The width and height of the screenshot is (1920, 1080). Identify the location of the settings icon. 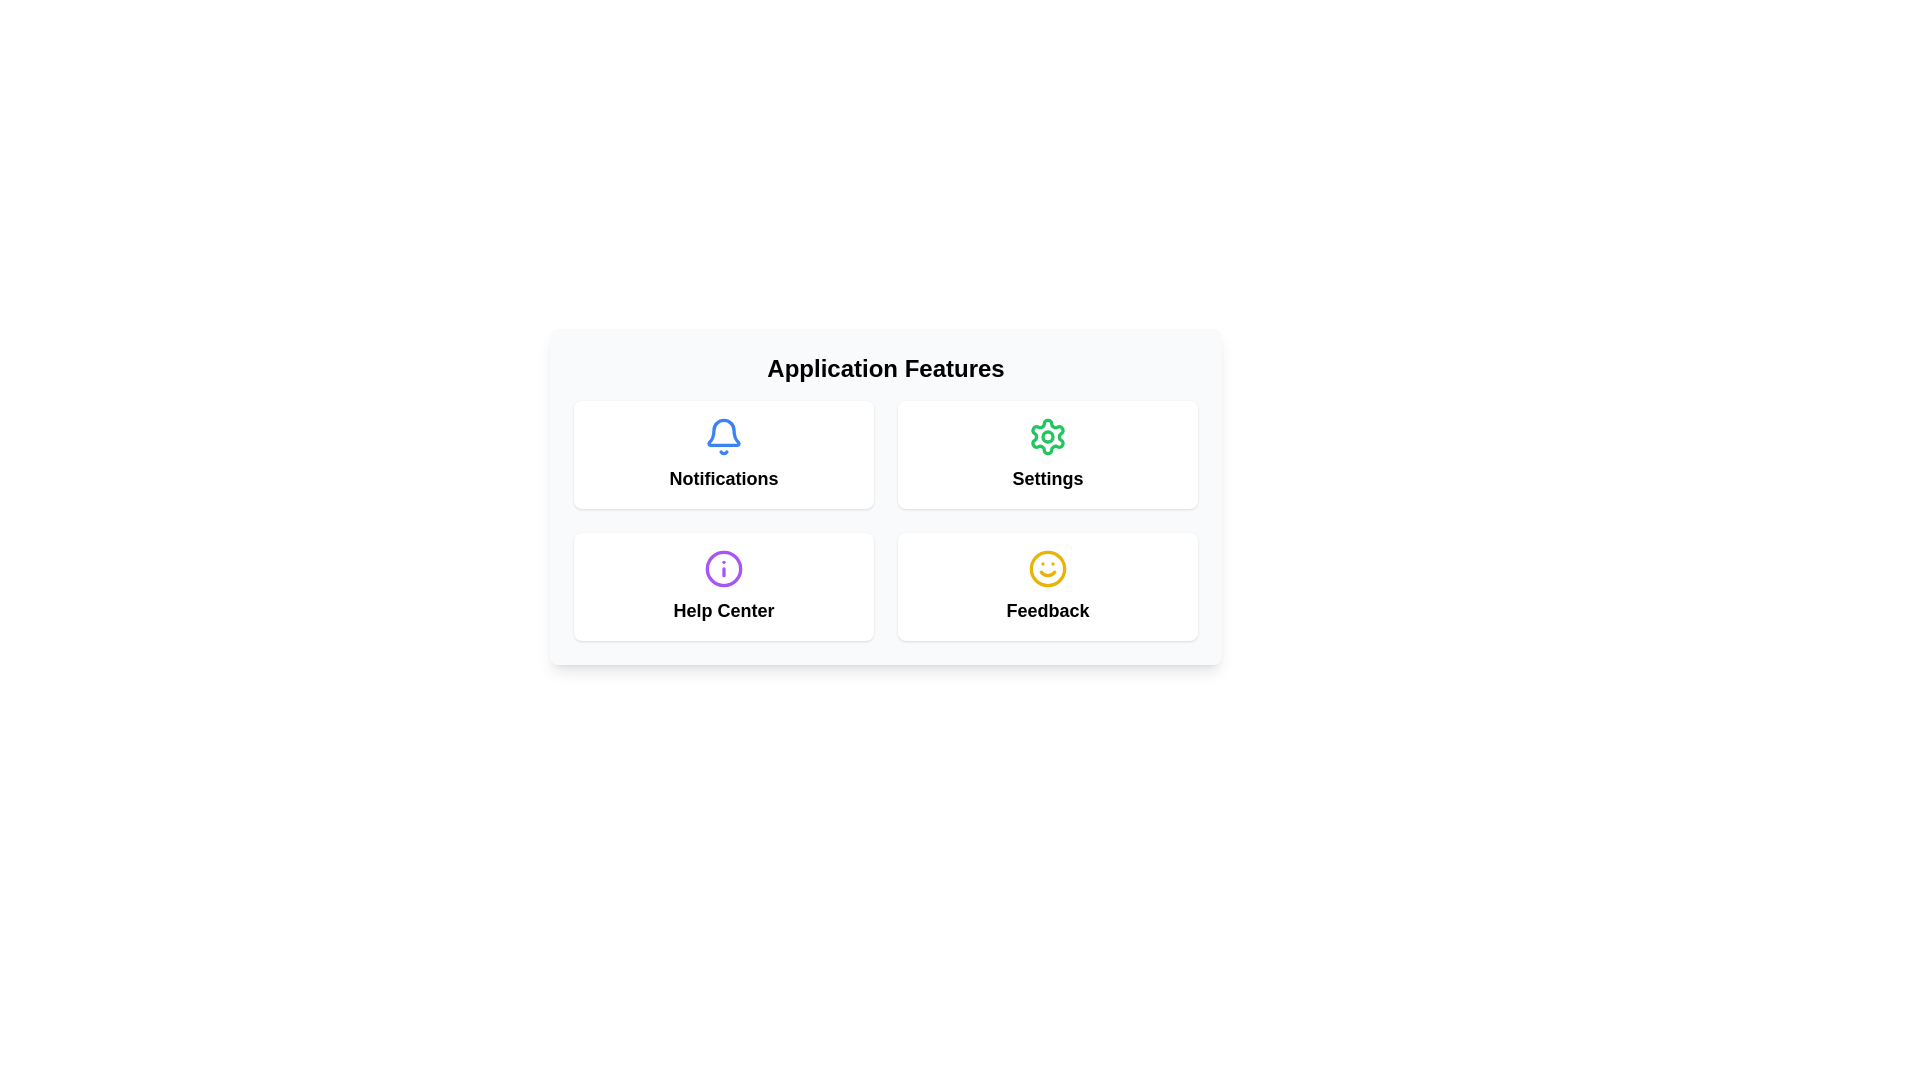
(1046, 435).